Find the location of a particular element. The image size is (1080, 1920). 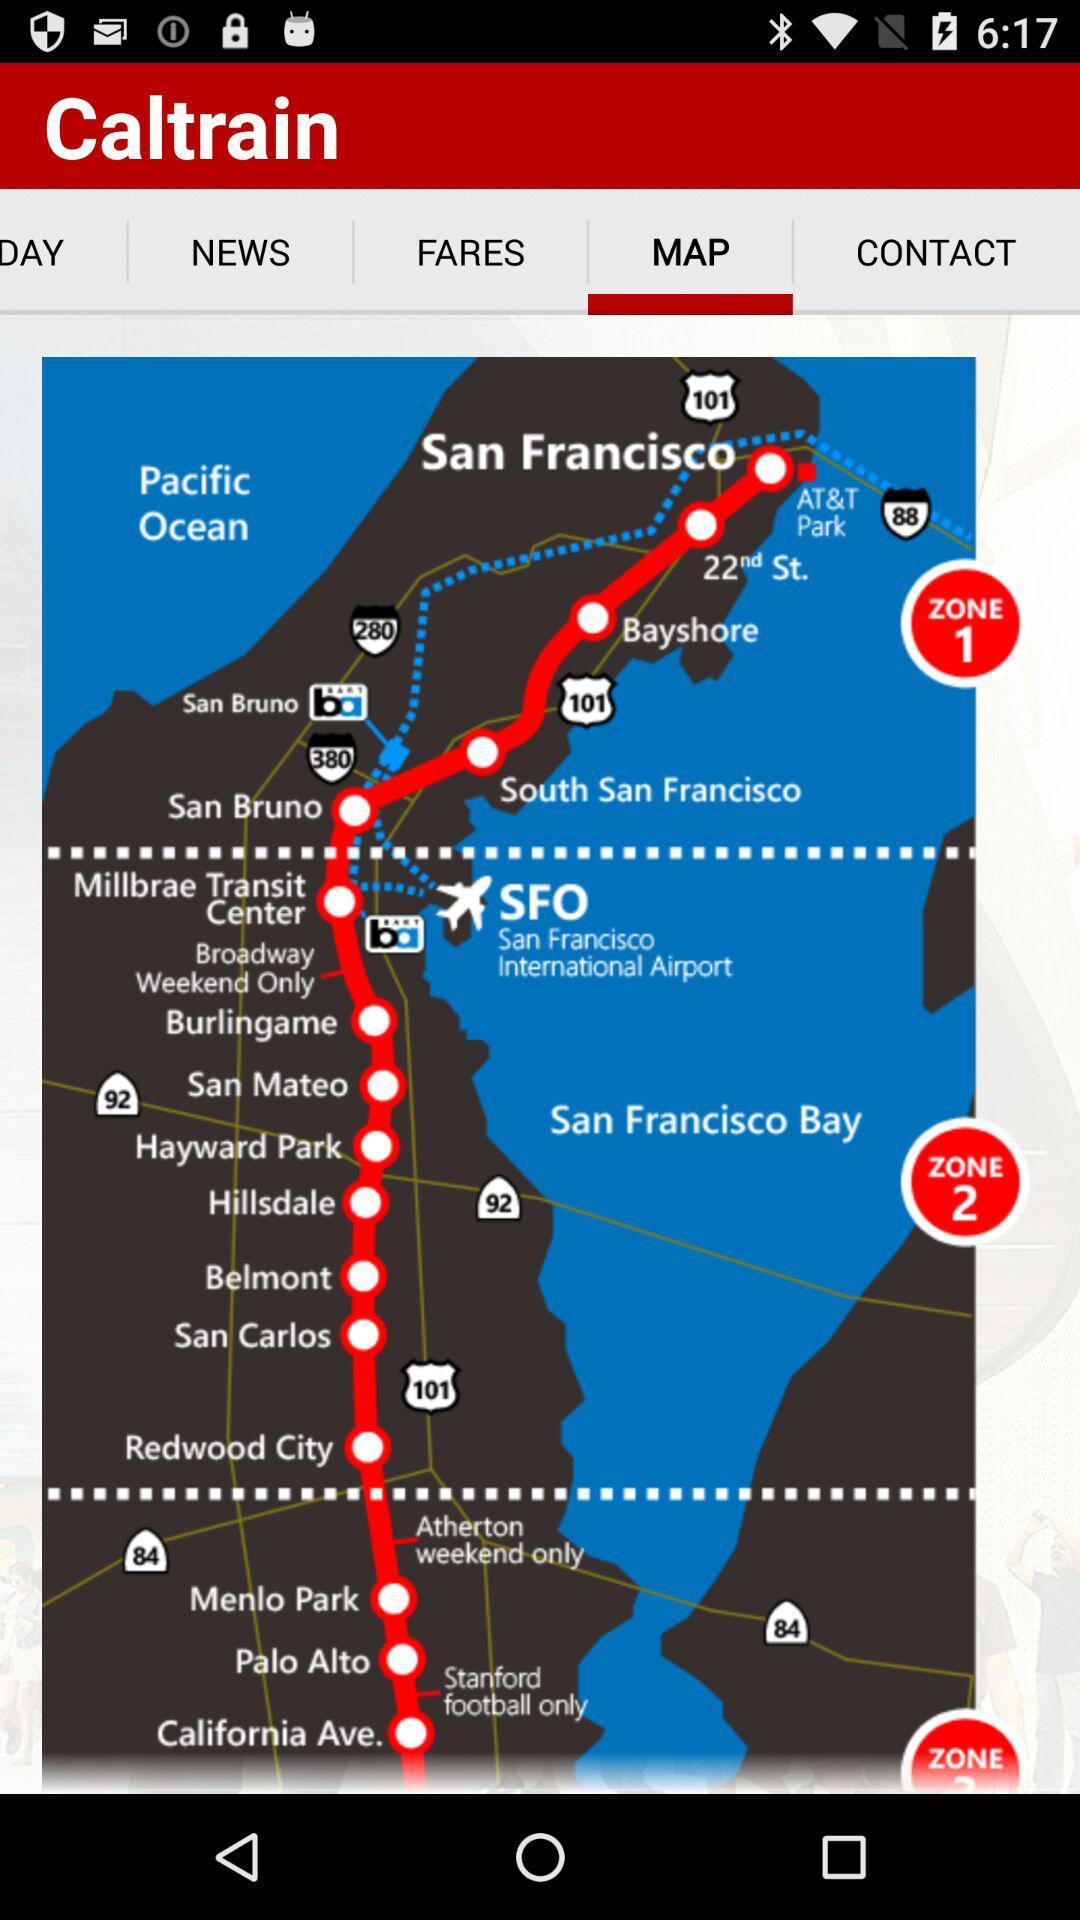

fares is located at coordinates (470, 251).